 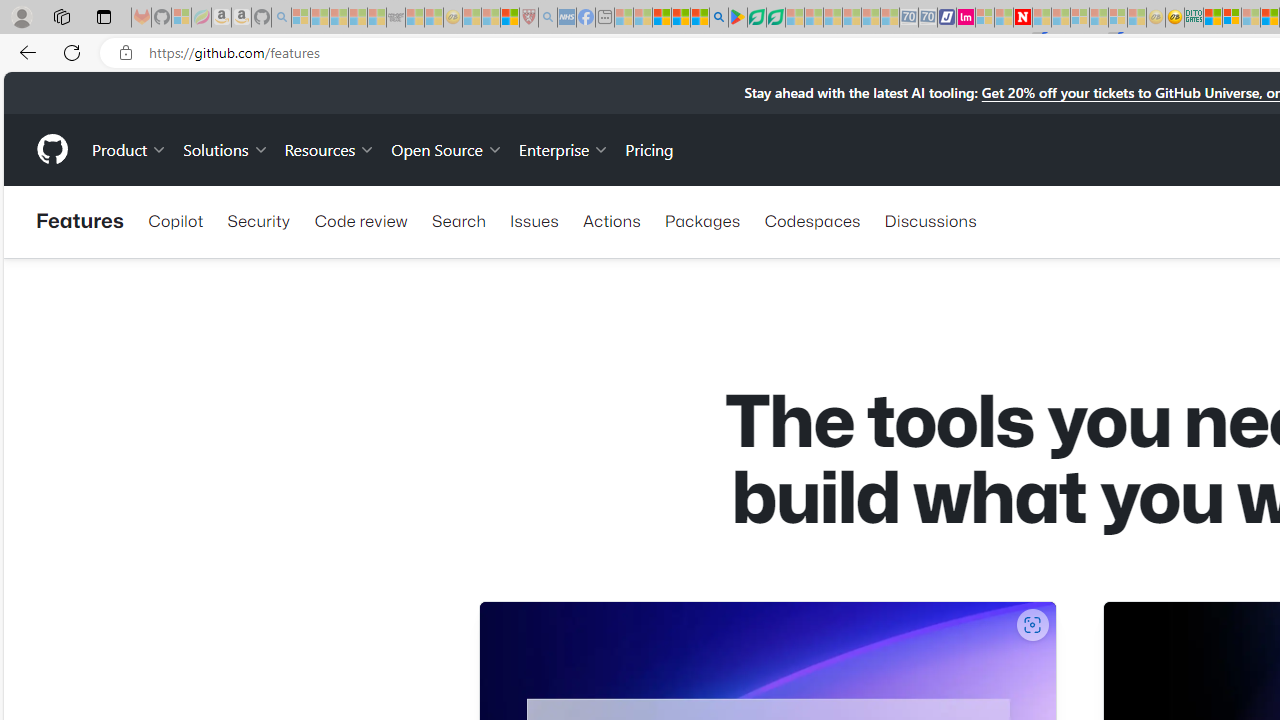 What do you see at coordinates (80, 221) in the screenshot?
I see `'Features'` at bounding box center [80, 221].